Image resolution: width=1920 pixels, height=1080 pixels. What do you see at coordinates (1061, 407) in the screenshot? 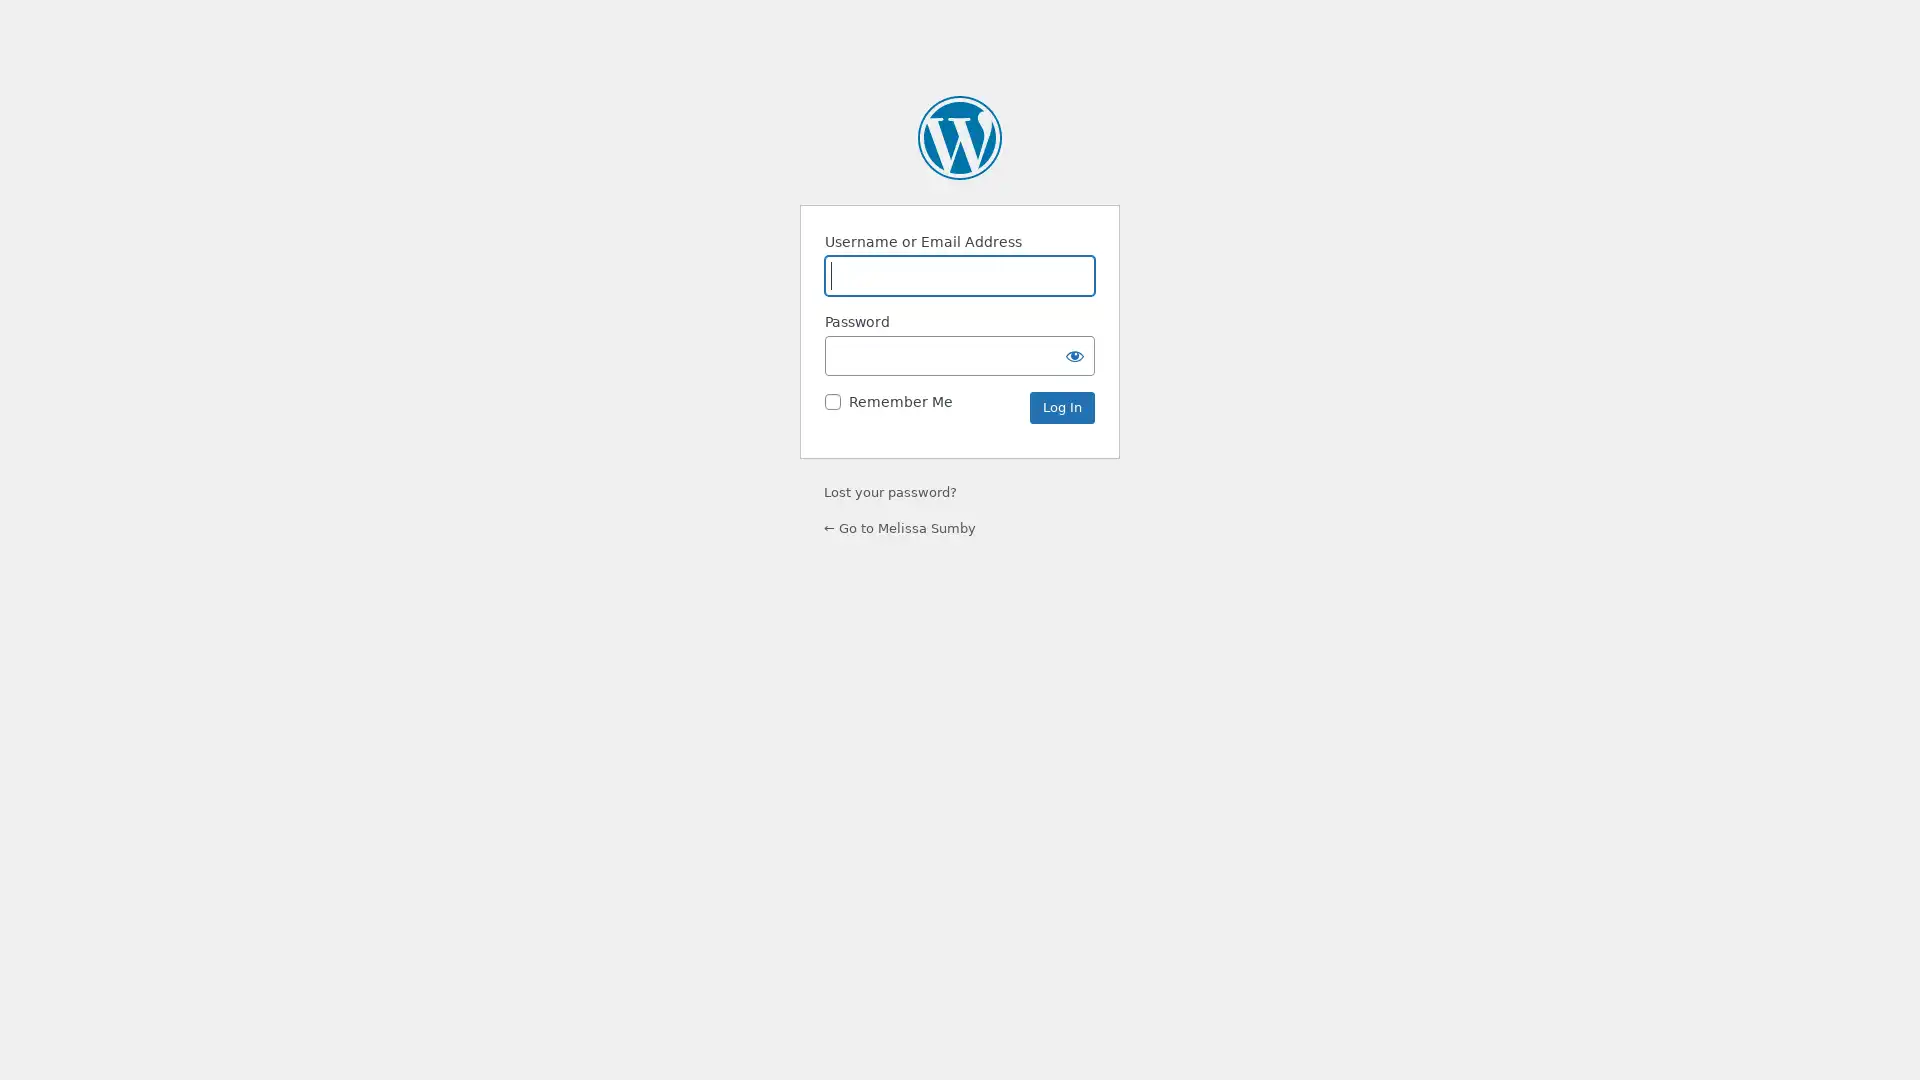
I see `Log In` at bounding box center [1061, 407].